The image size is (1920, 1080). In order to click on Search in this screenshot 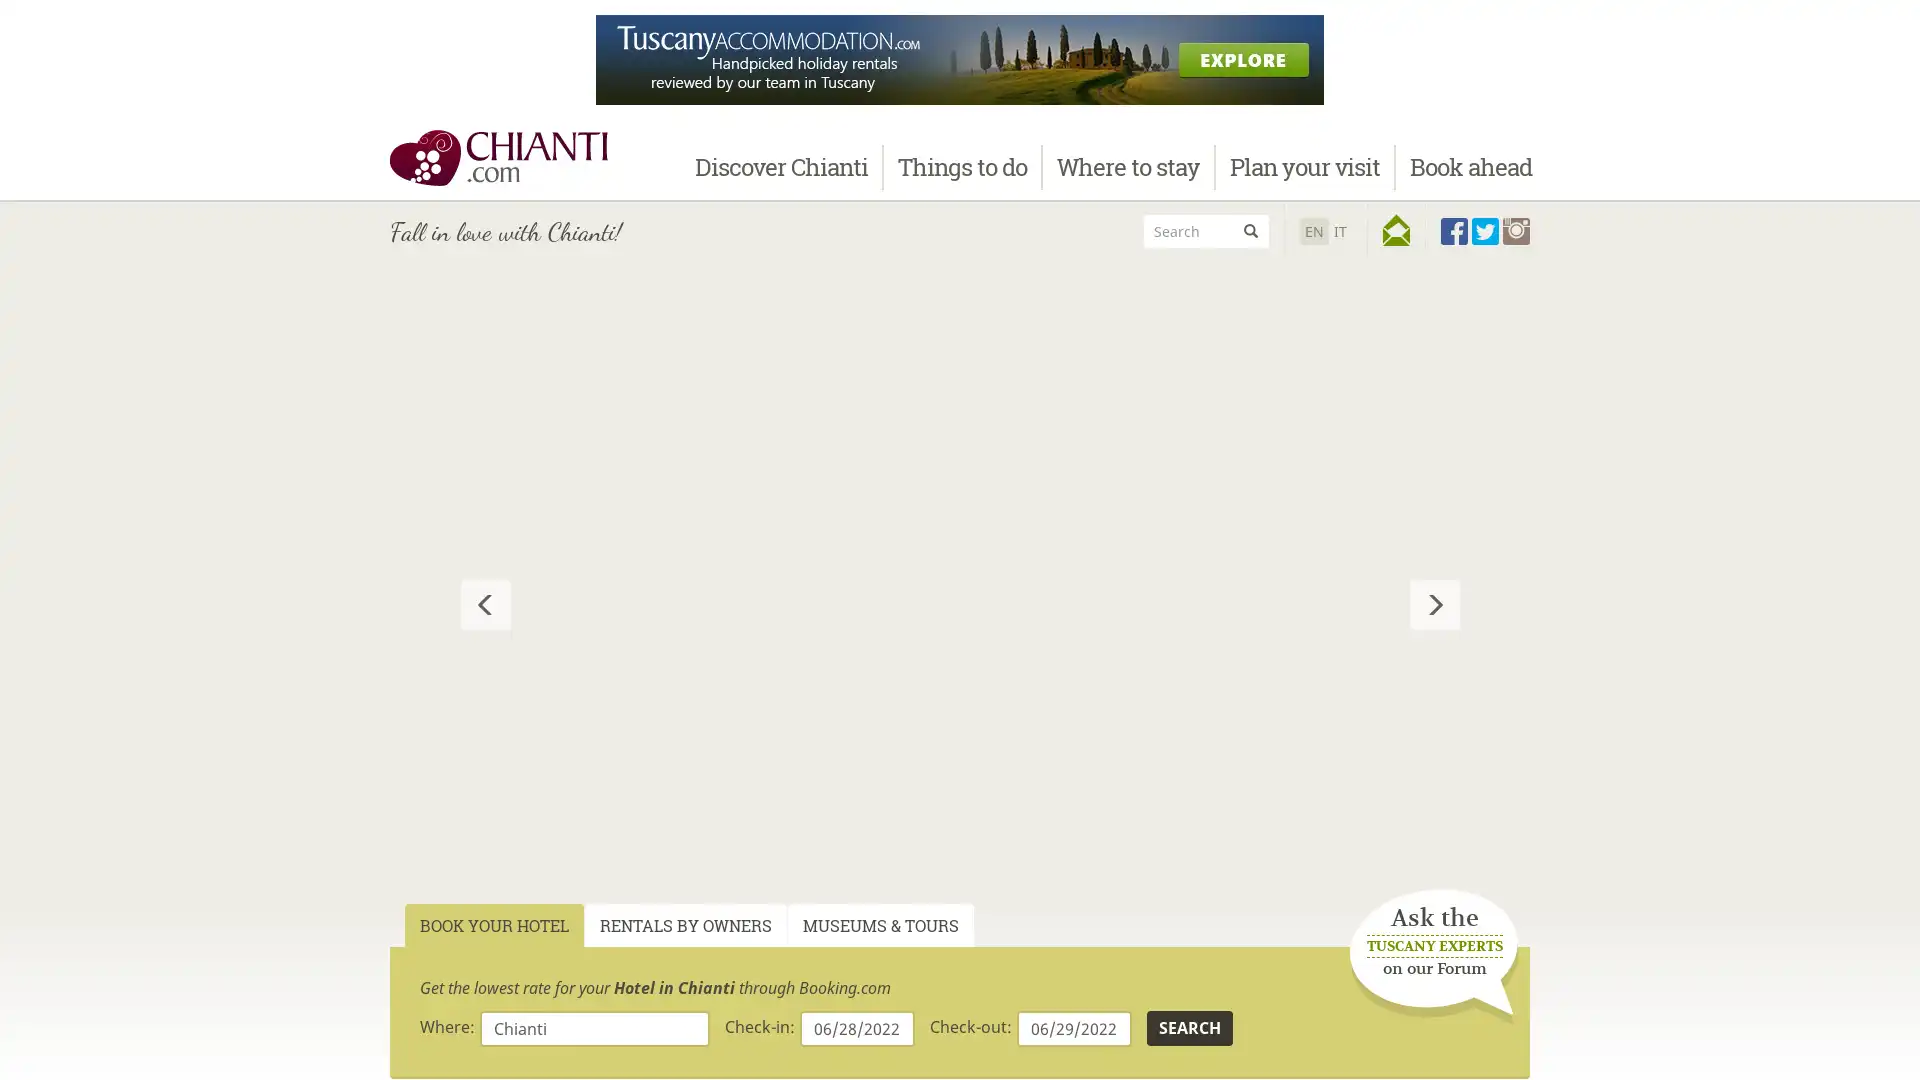, I will do `click(1190, 1028)`.